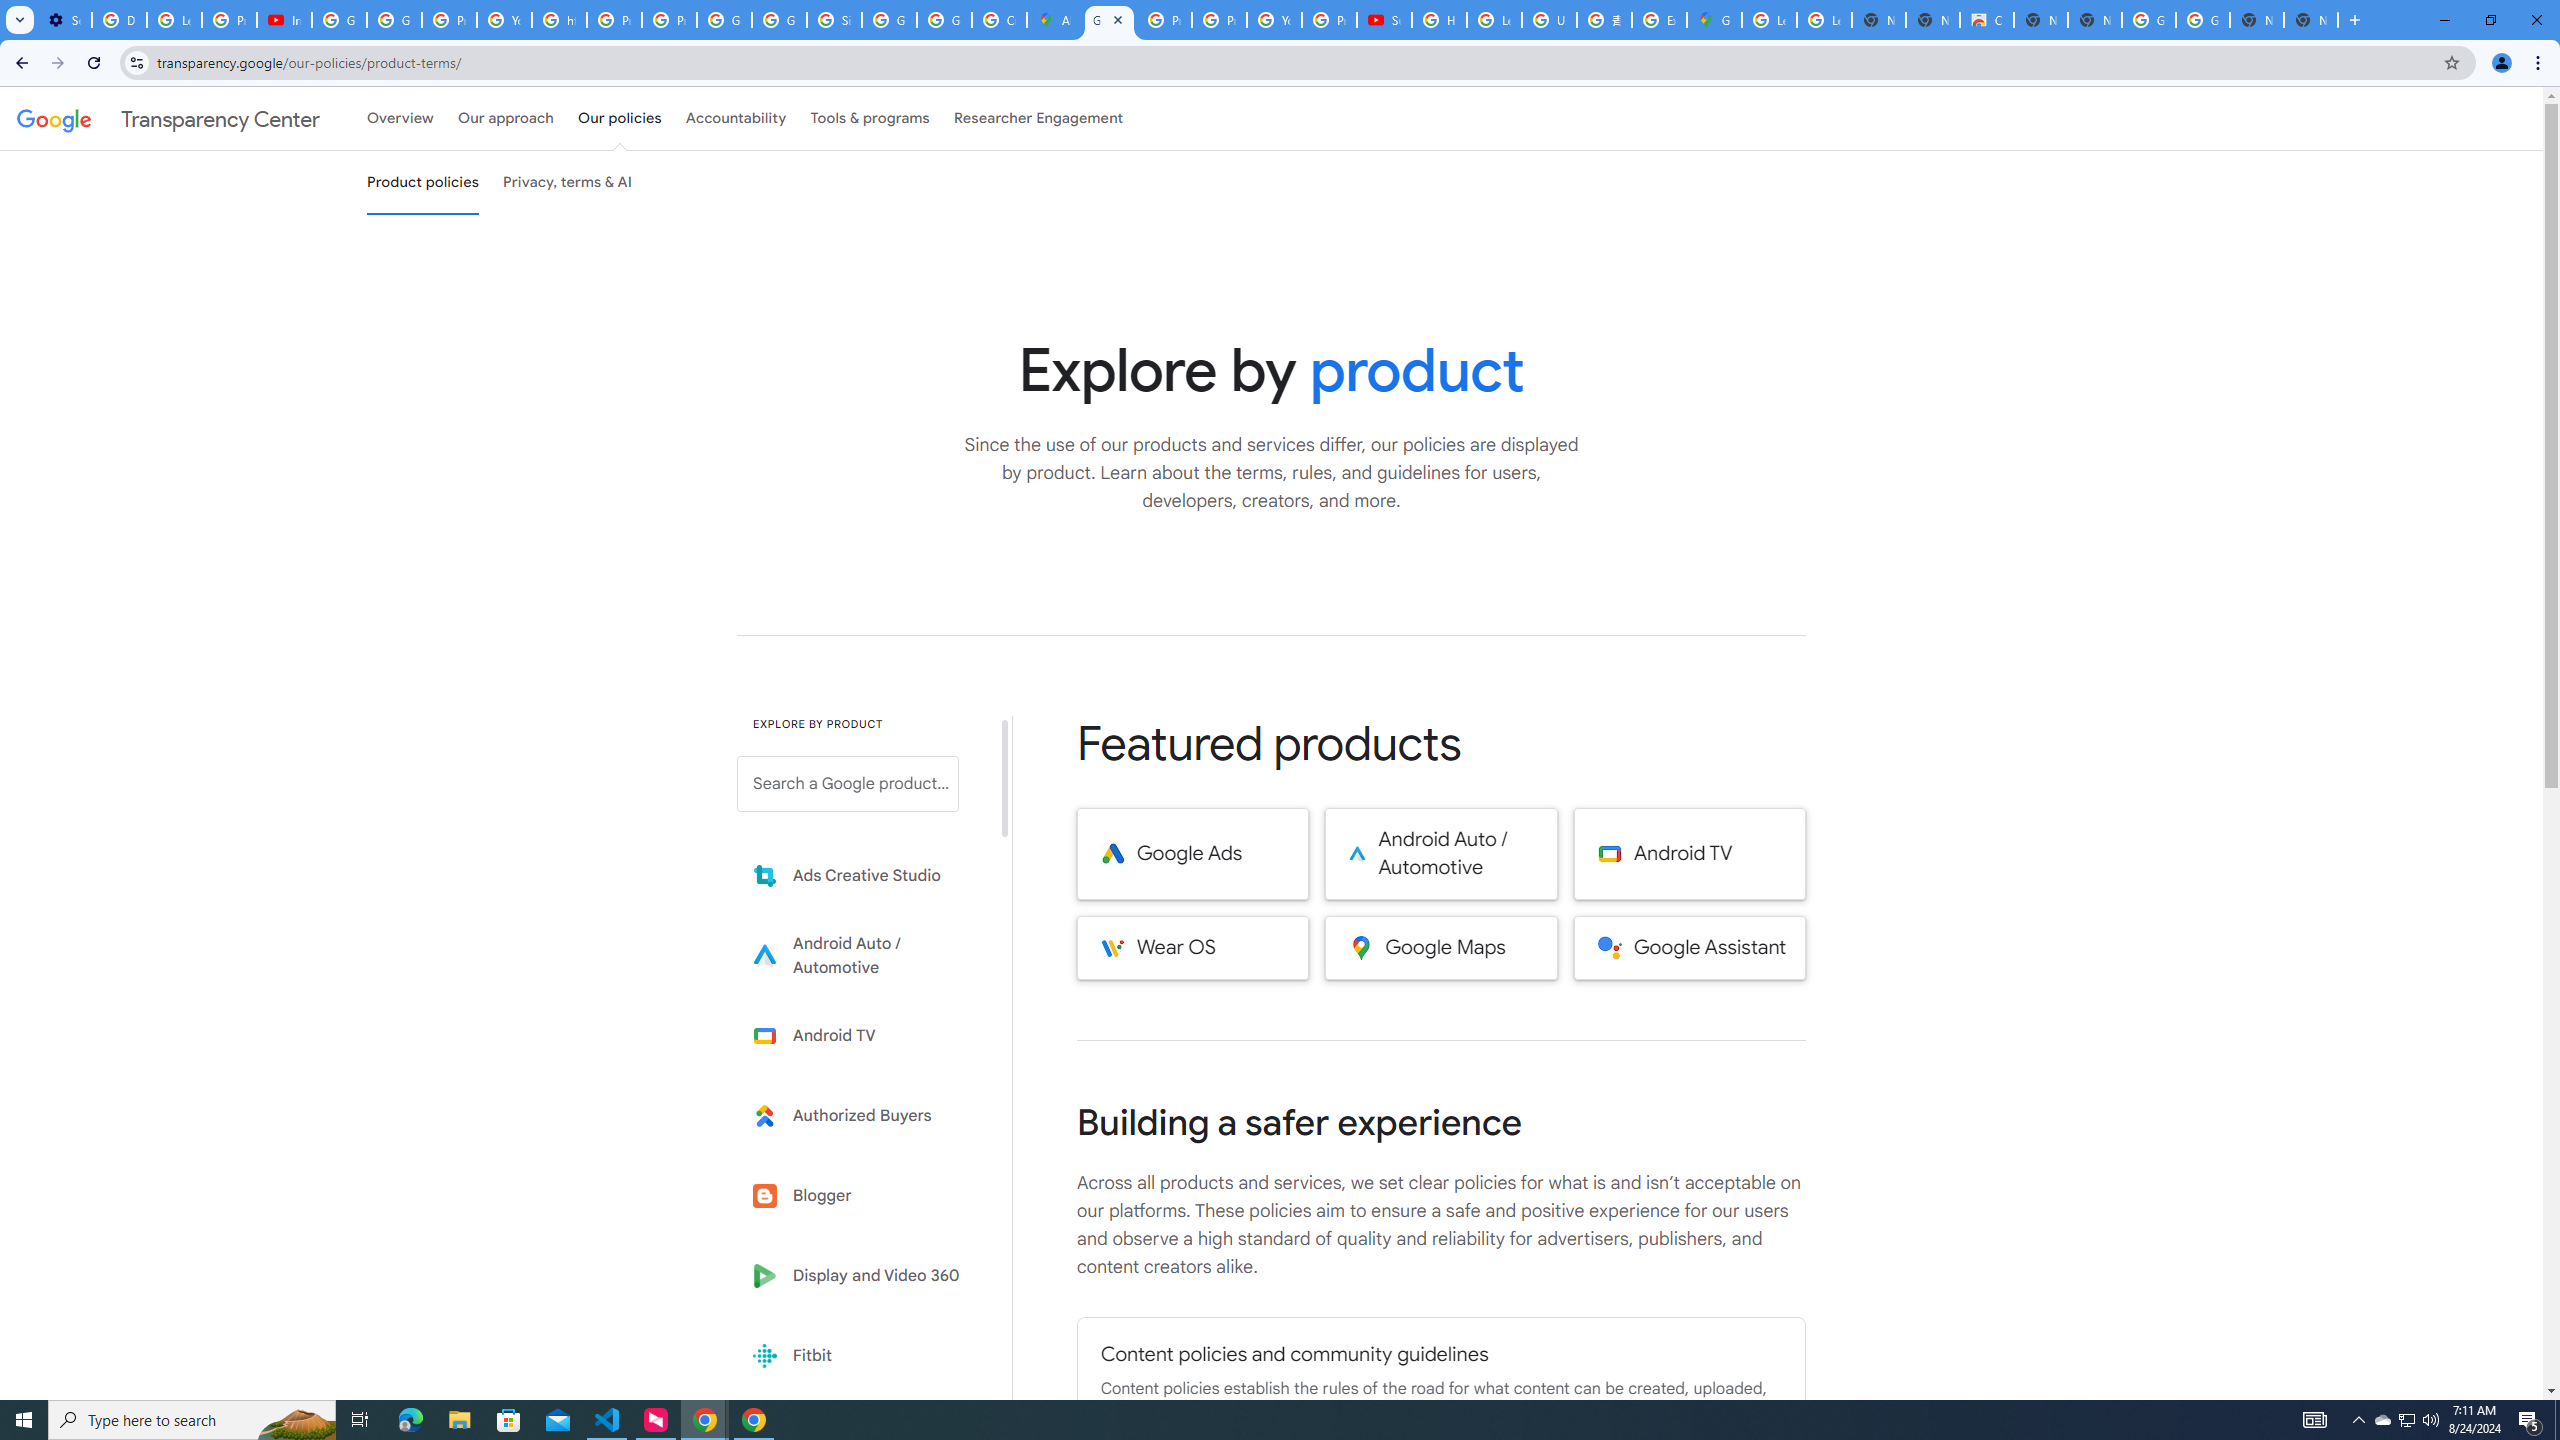 This screenshot has height=1440, width=2560. Describe the element at coordinates (847, 784) in the screenshot. I see `'Search a Google product from below list.'` at that location.